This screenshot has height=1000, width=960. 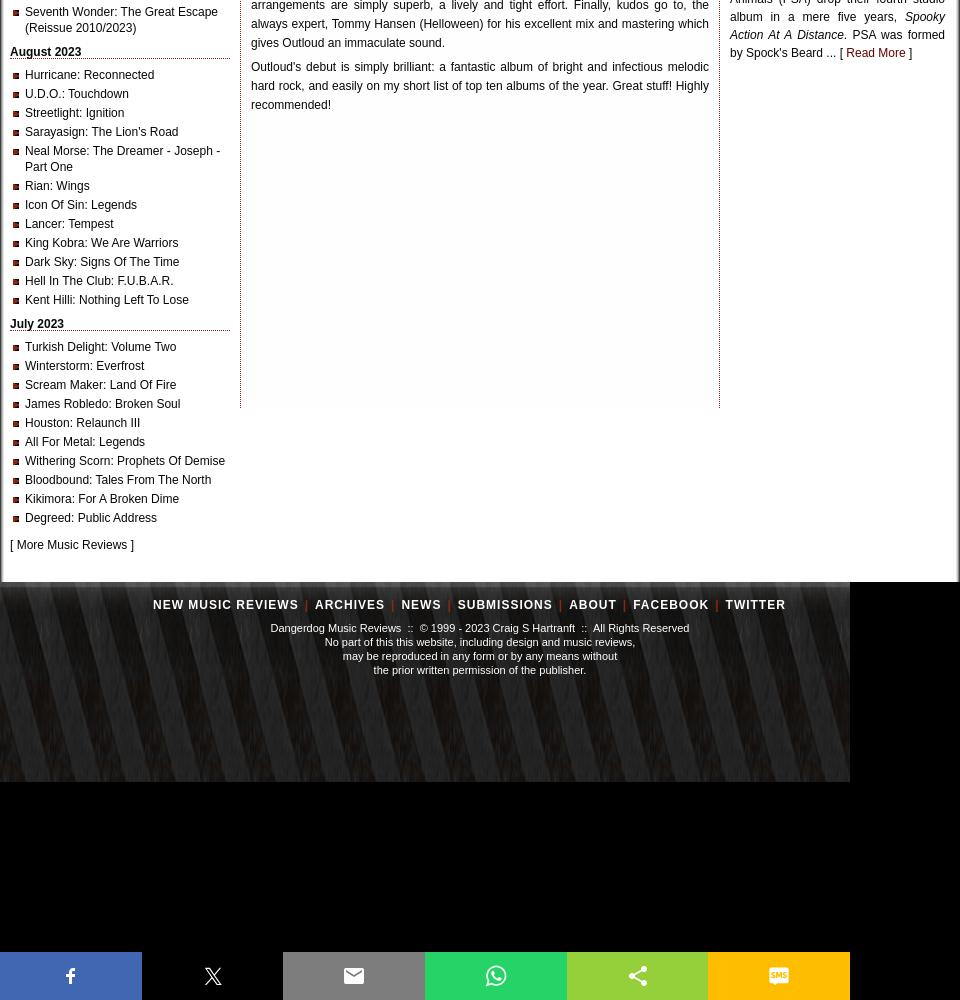 What do you see at coordinates (8, 52) in the screenshot?
I see `'August 2023'` at bounding box center [8, 52].